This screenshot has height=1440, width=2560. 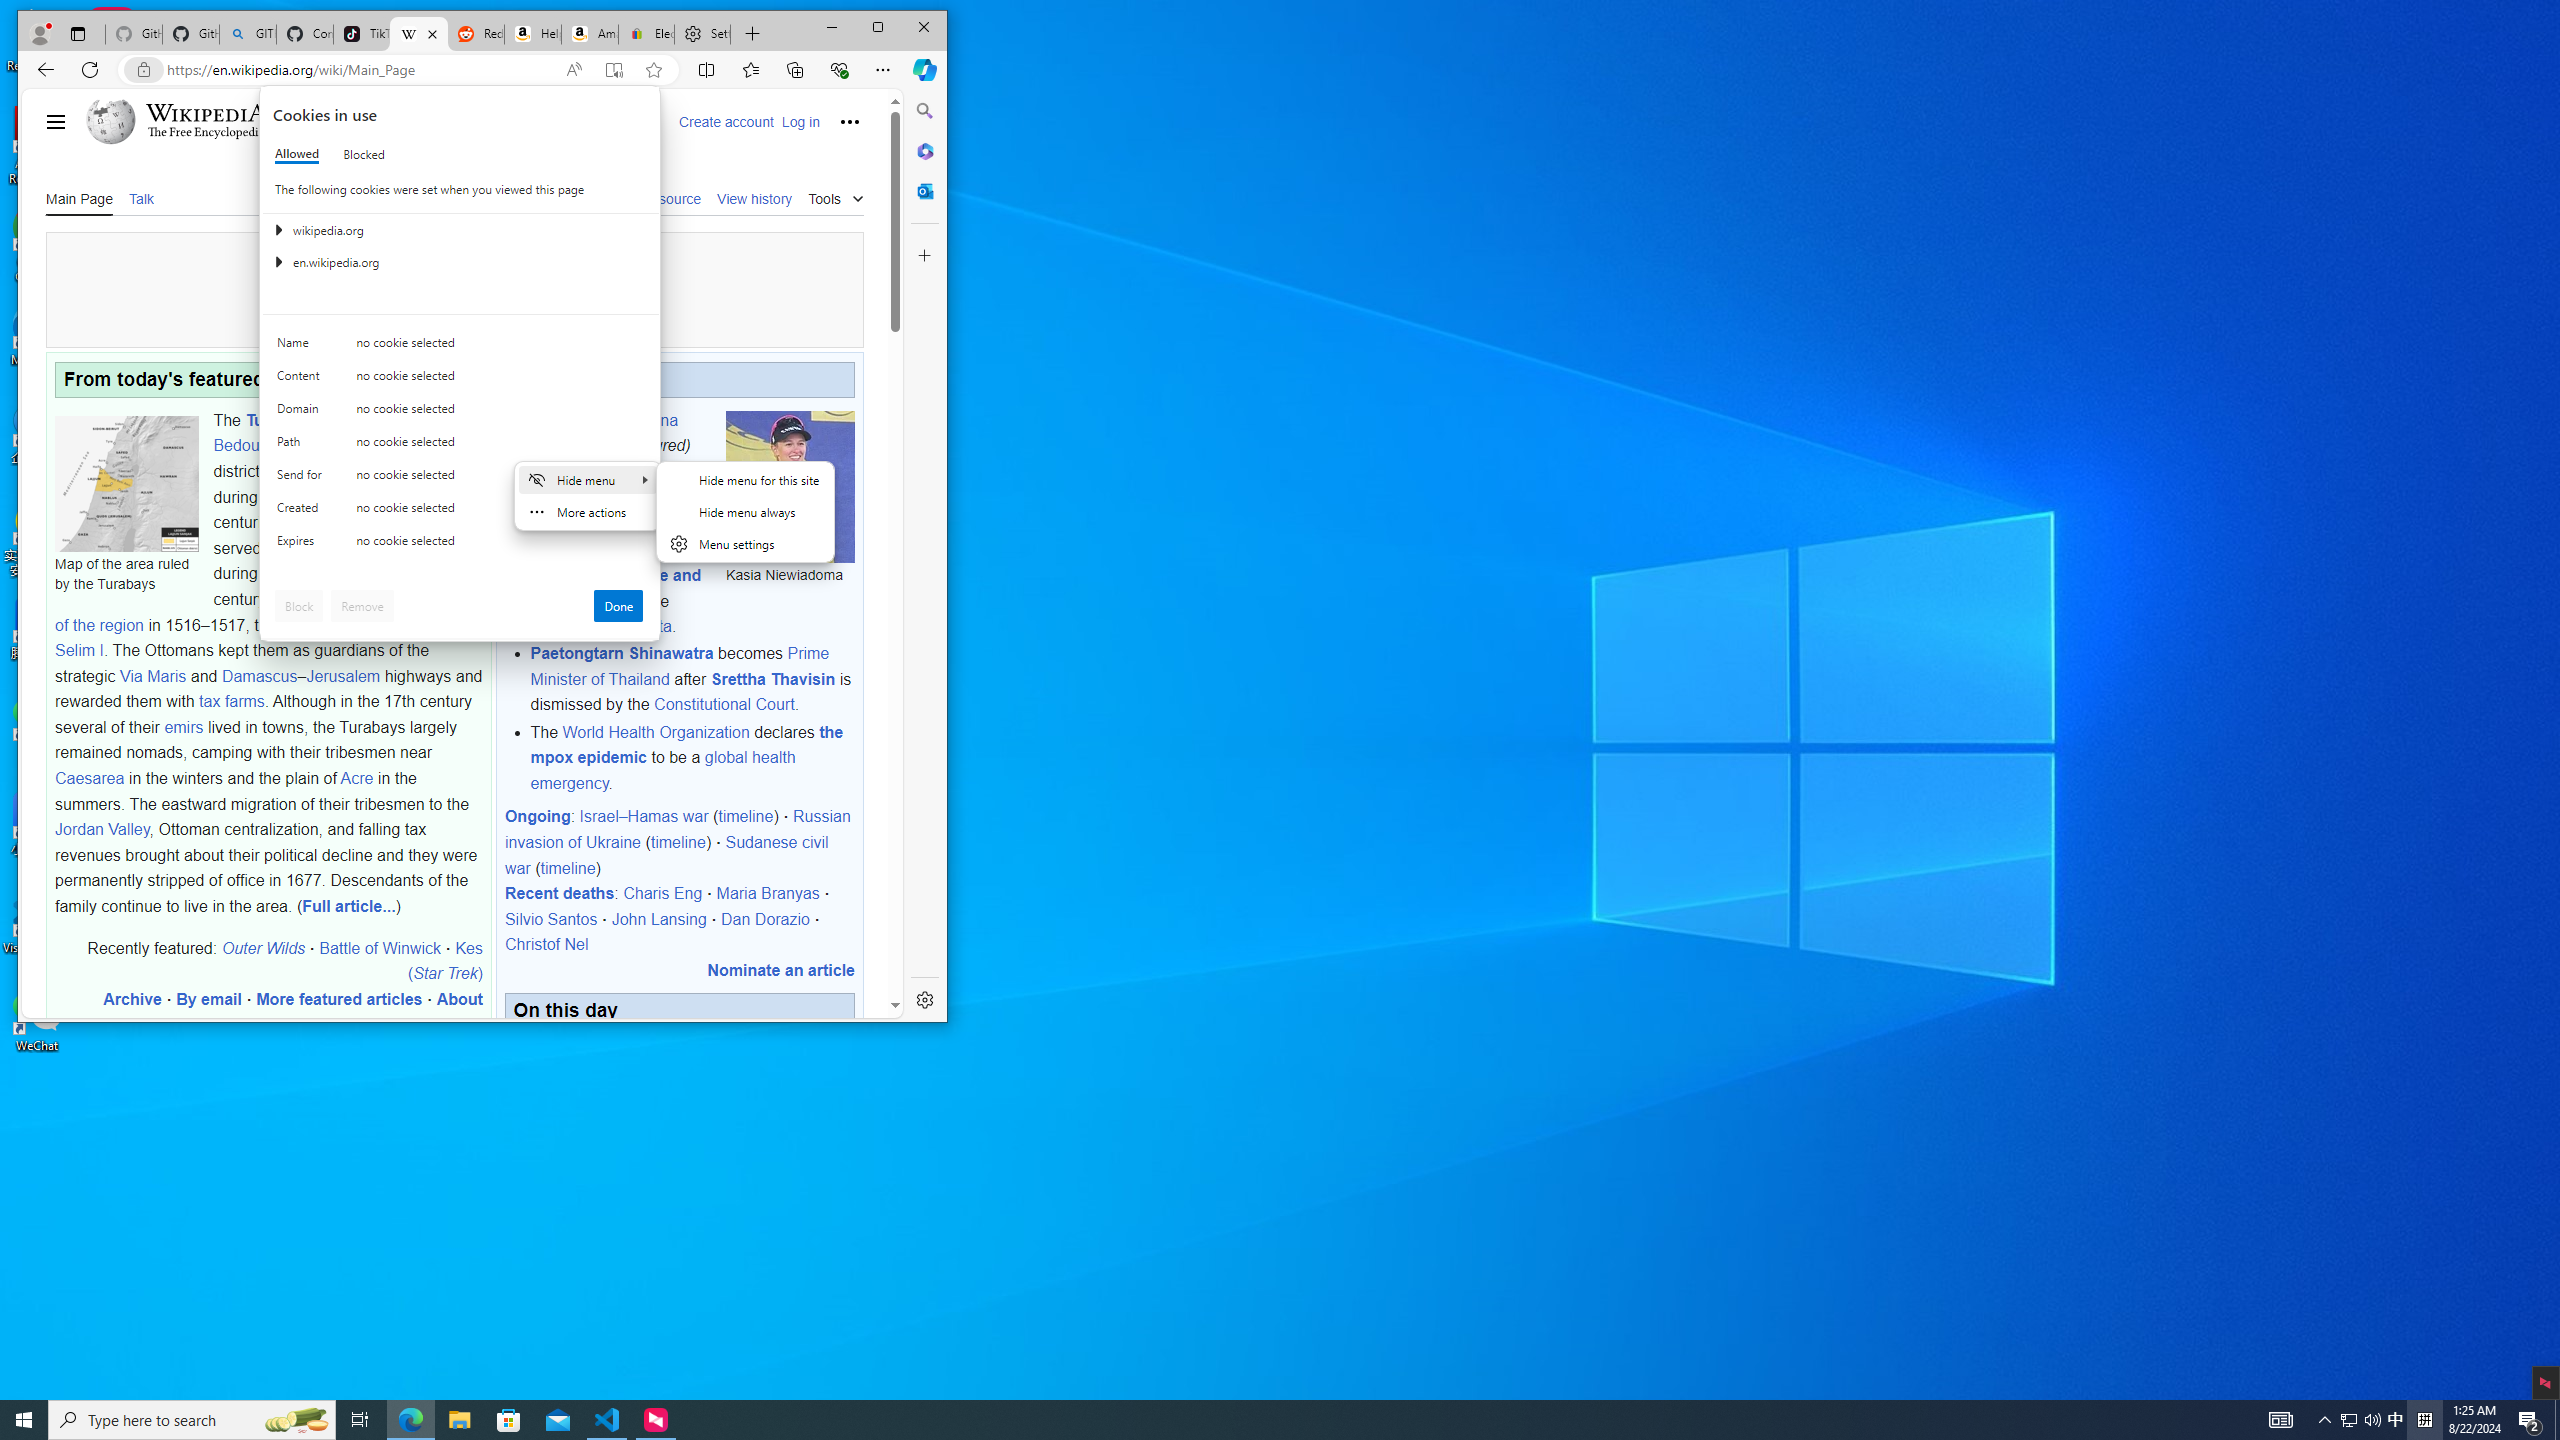 What do you see at coordinates (191, 1418) in the screenshot?
I see `'Type here to search'` at bounding box center [191, 1418].